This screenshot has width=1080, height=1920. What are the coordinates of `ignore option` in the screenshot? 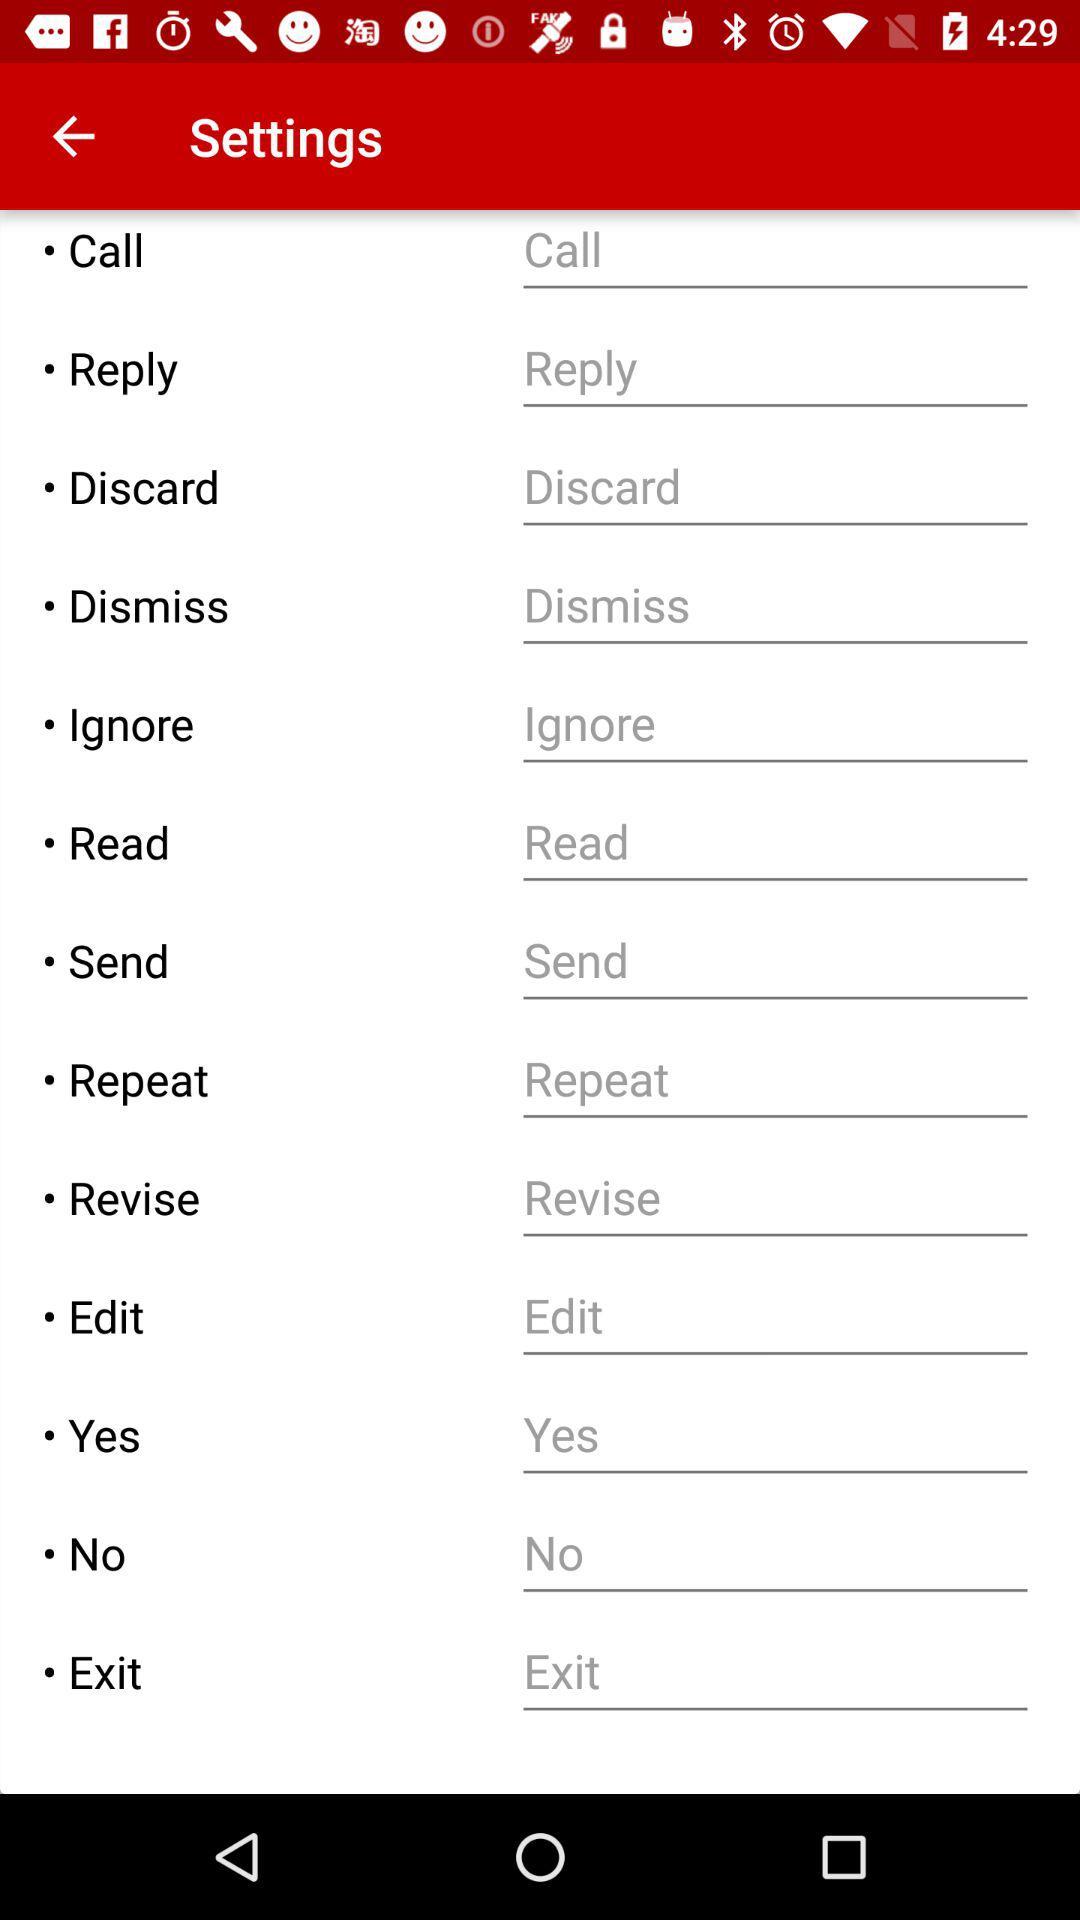 It's located at (774, 722).